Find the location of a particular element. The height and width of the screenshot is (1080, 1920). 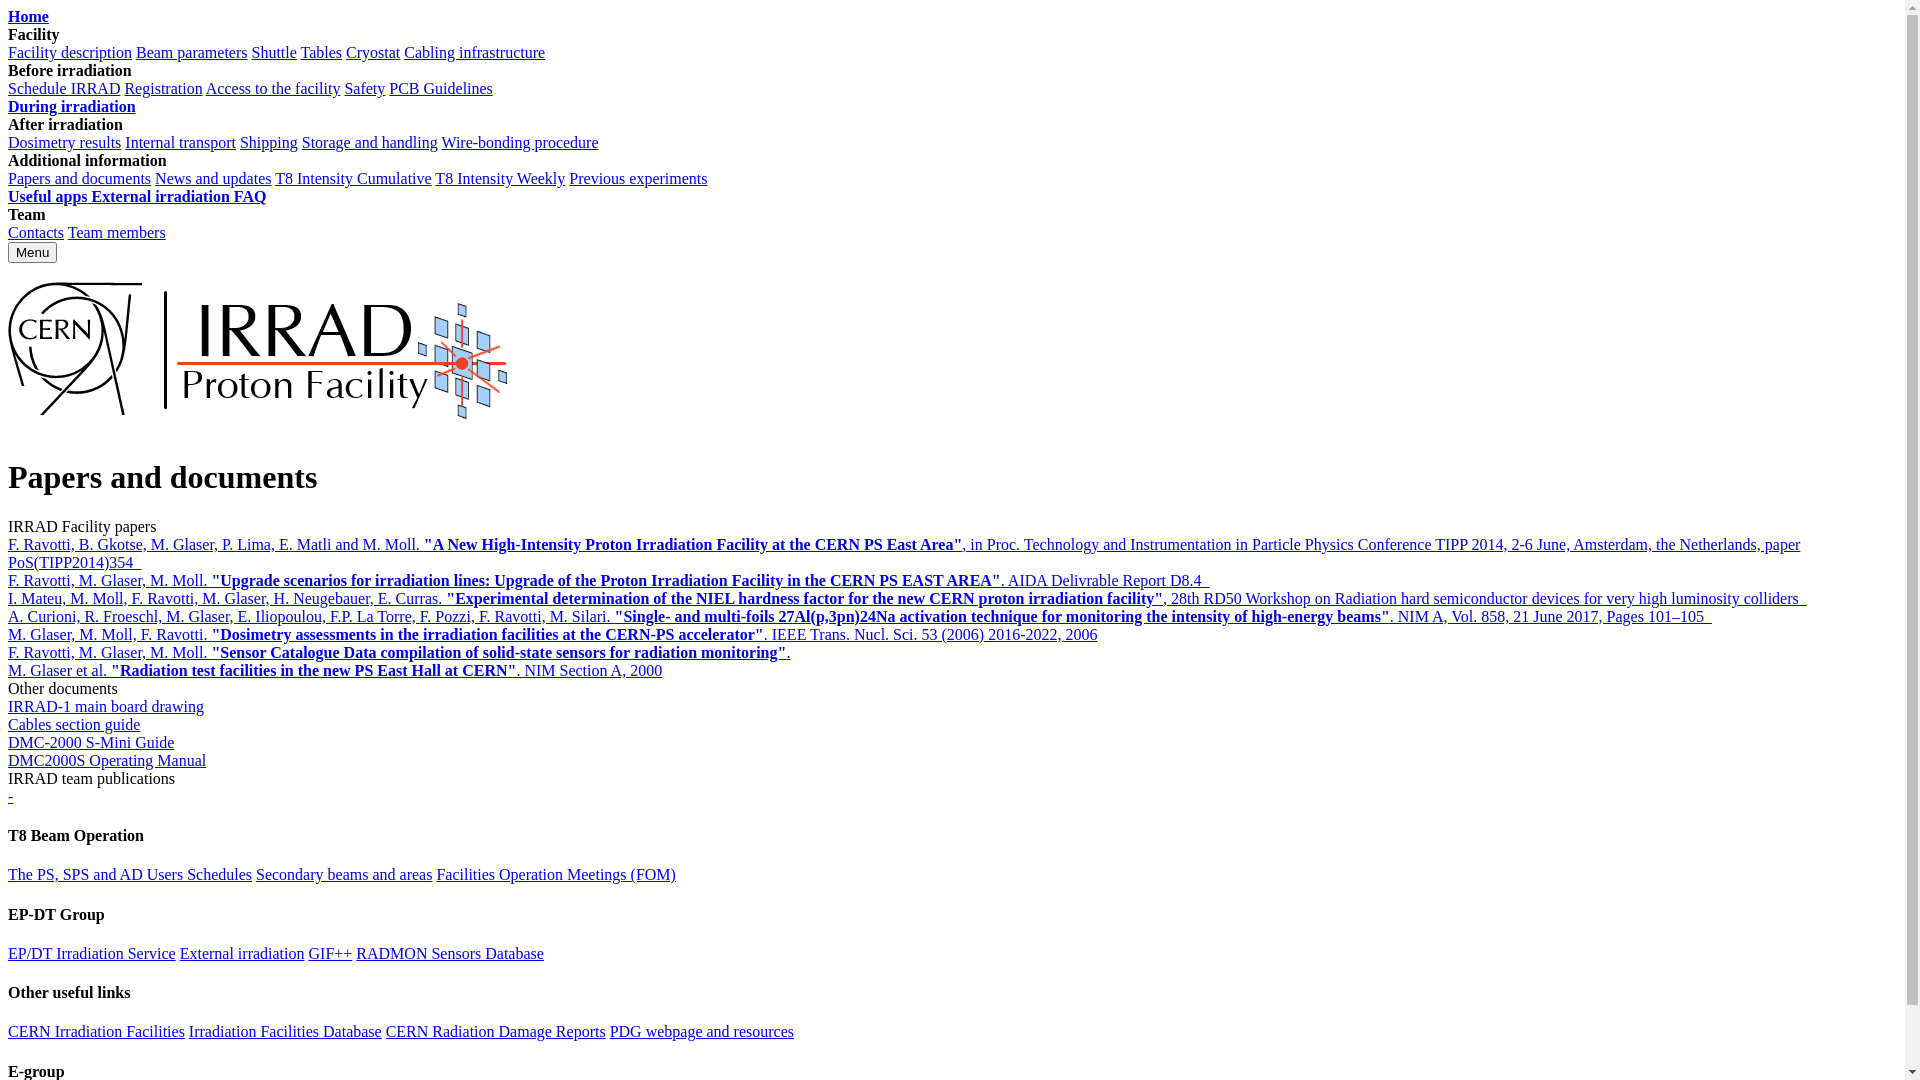

'Contacts' is located at coordinates (8, 231).